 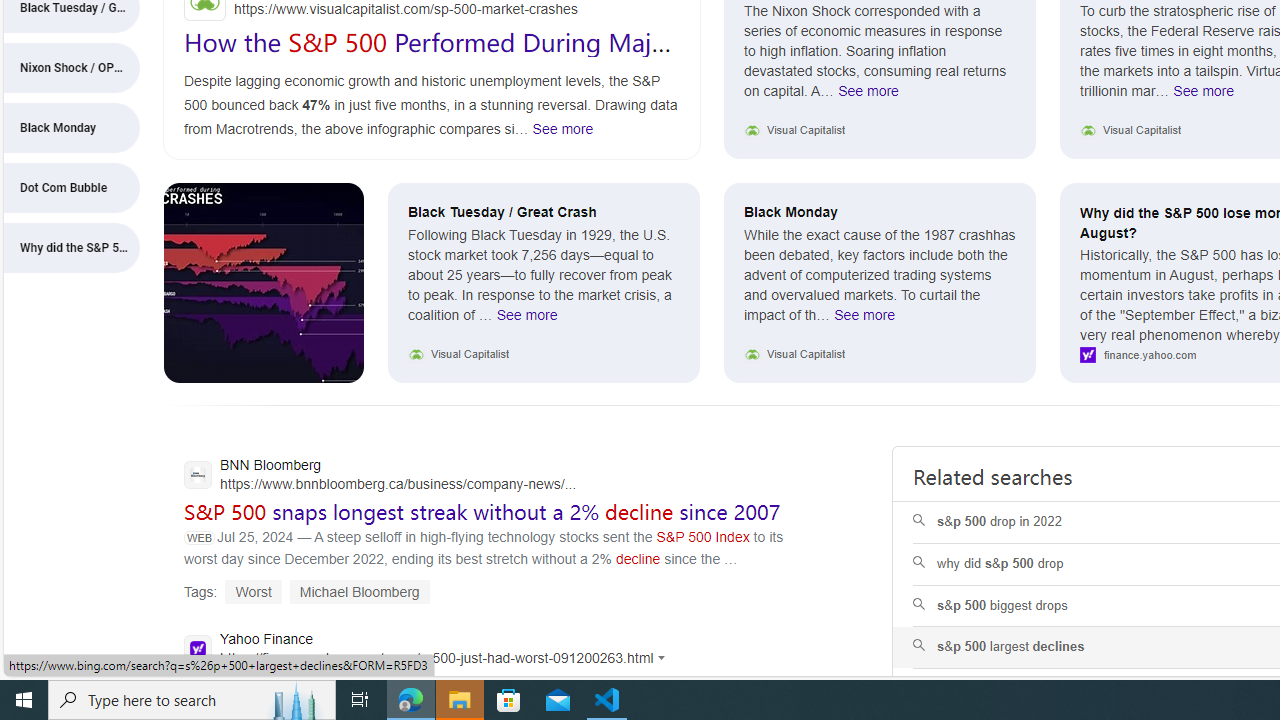 I want to click on 'S&P 500 snaps longest streak without a 2% decline since 2007', so click(x=482, y=510).